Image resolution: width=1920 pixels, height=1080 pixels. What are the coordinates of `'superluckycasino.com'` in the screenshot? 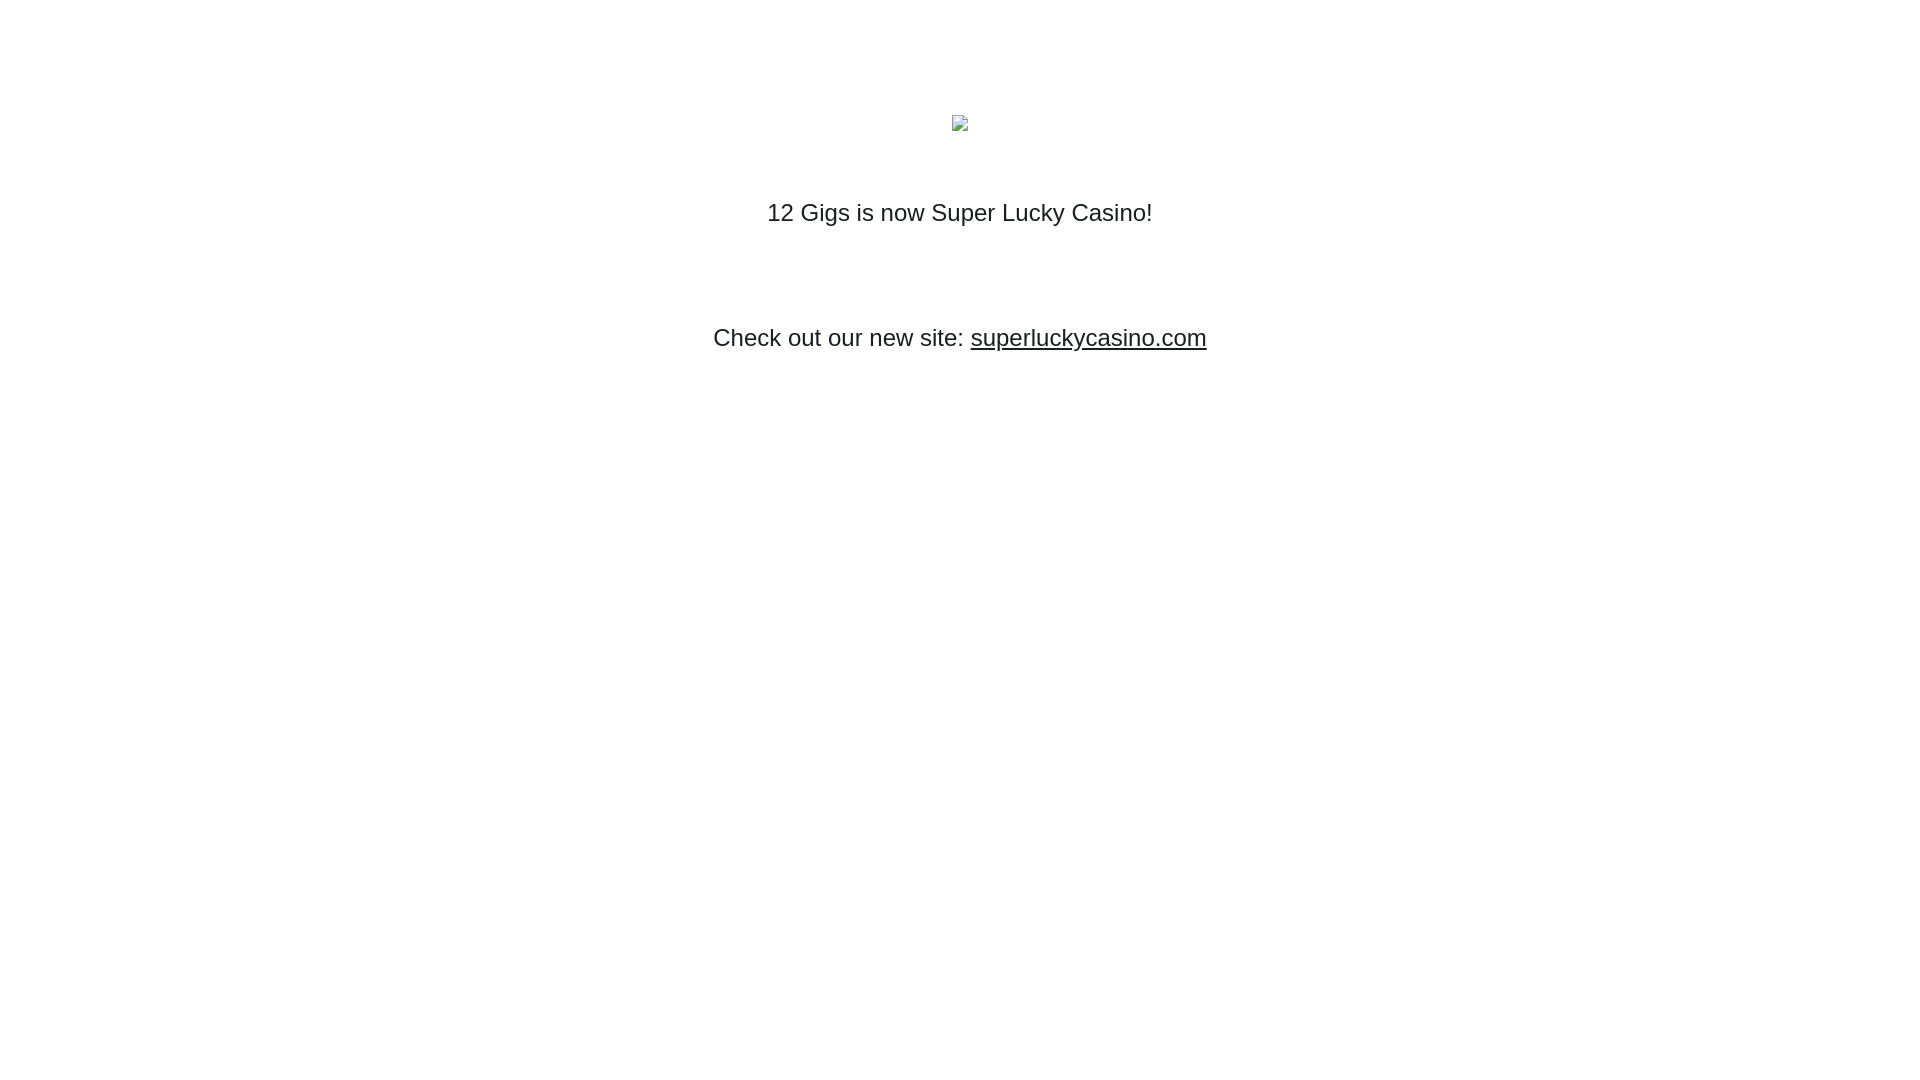 It's located at (970, 336).